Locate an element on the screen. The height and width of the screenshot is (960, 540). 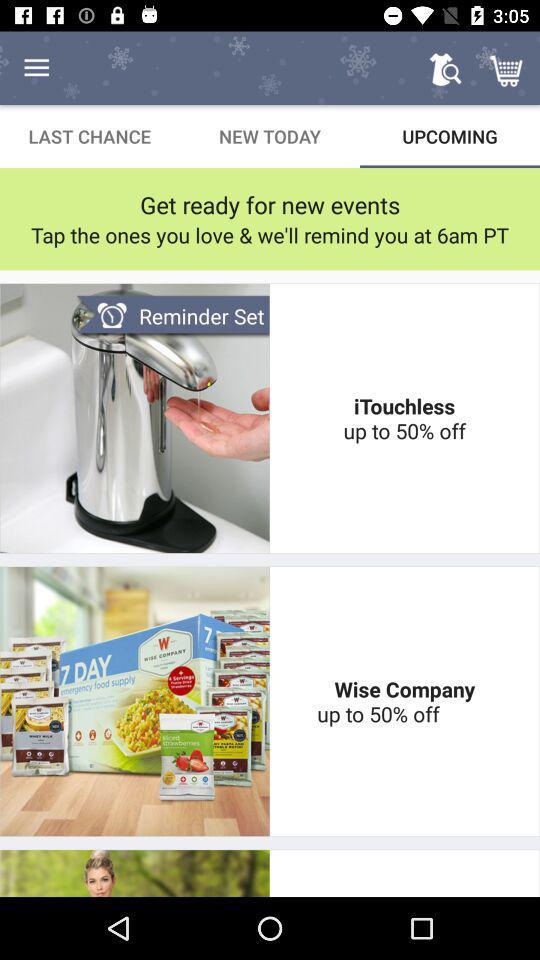
the item above last chance icon is located at coordinates (36, 68).